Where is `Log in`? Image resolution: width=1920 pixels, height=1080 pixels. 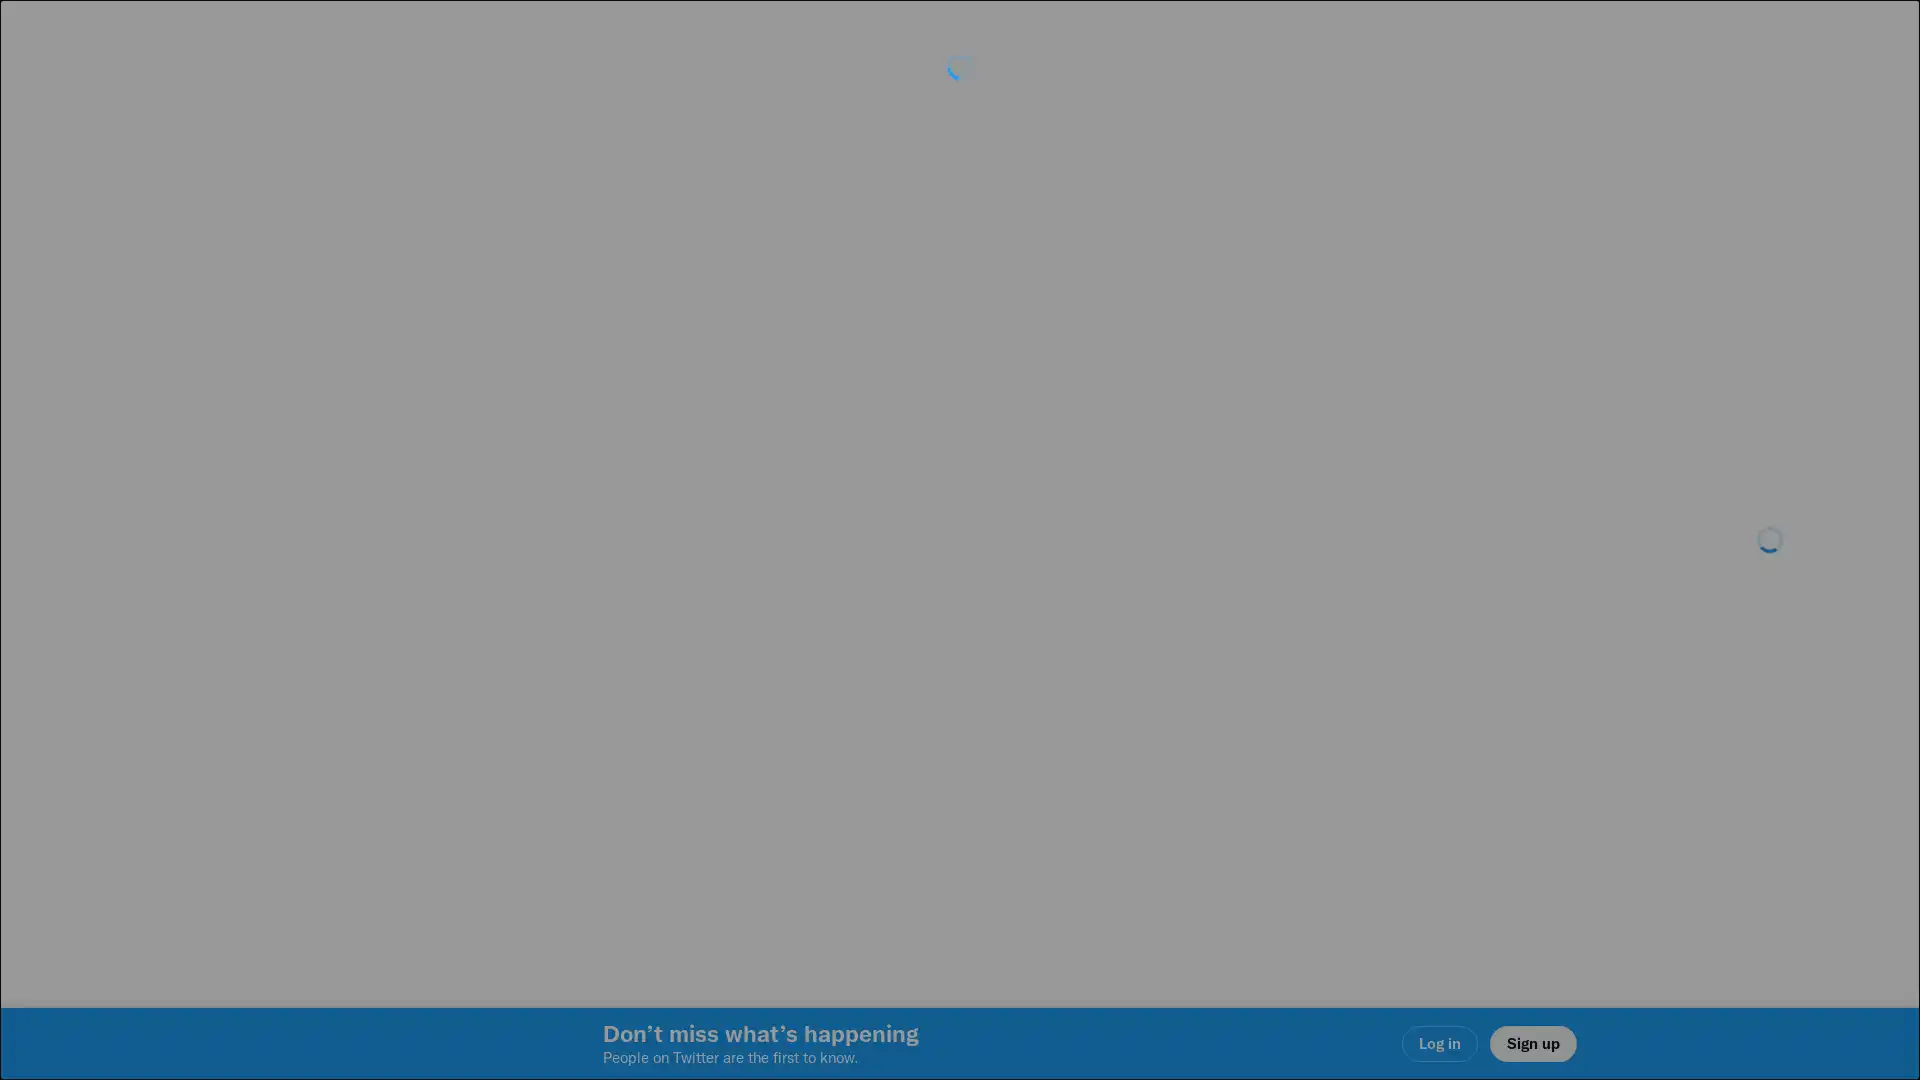
Log in is located at coordinates (1200, 681).